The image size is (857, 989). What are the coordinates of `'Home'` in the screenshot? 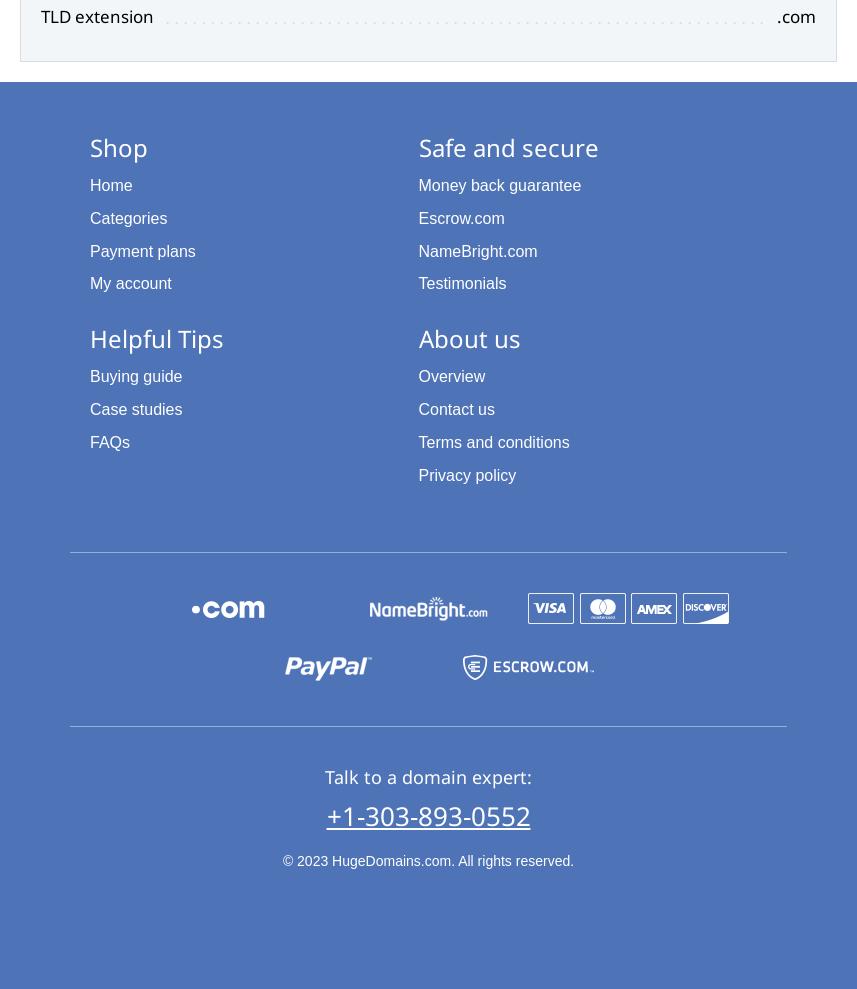 It's located at (110, 185).